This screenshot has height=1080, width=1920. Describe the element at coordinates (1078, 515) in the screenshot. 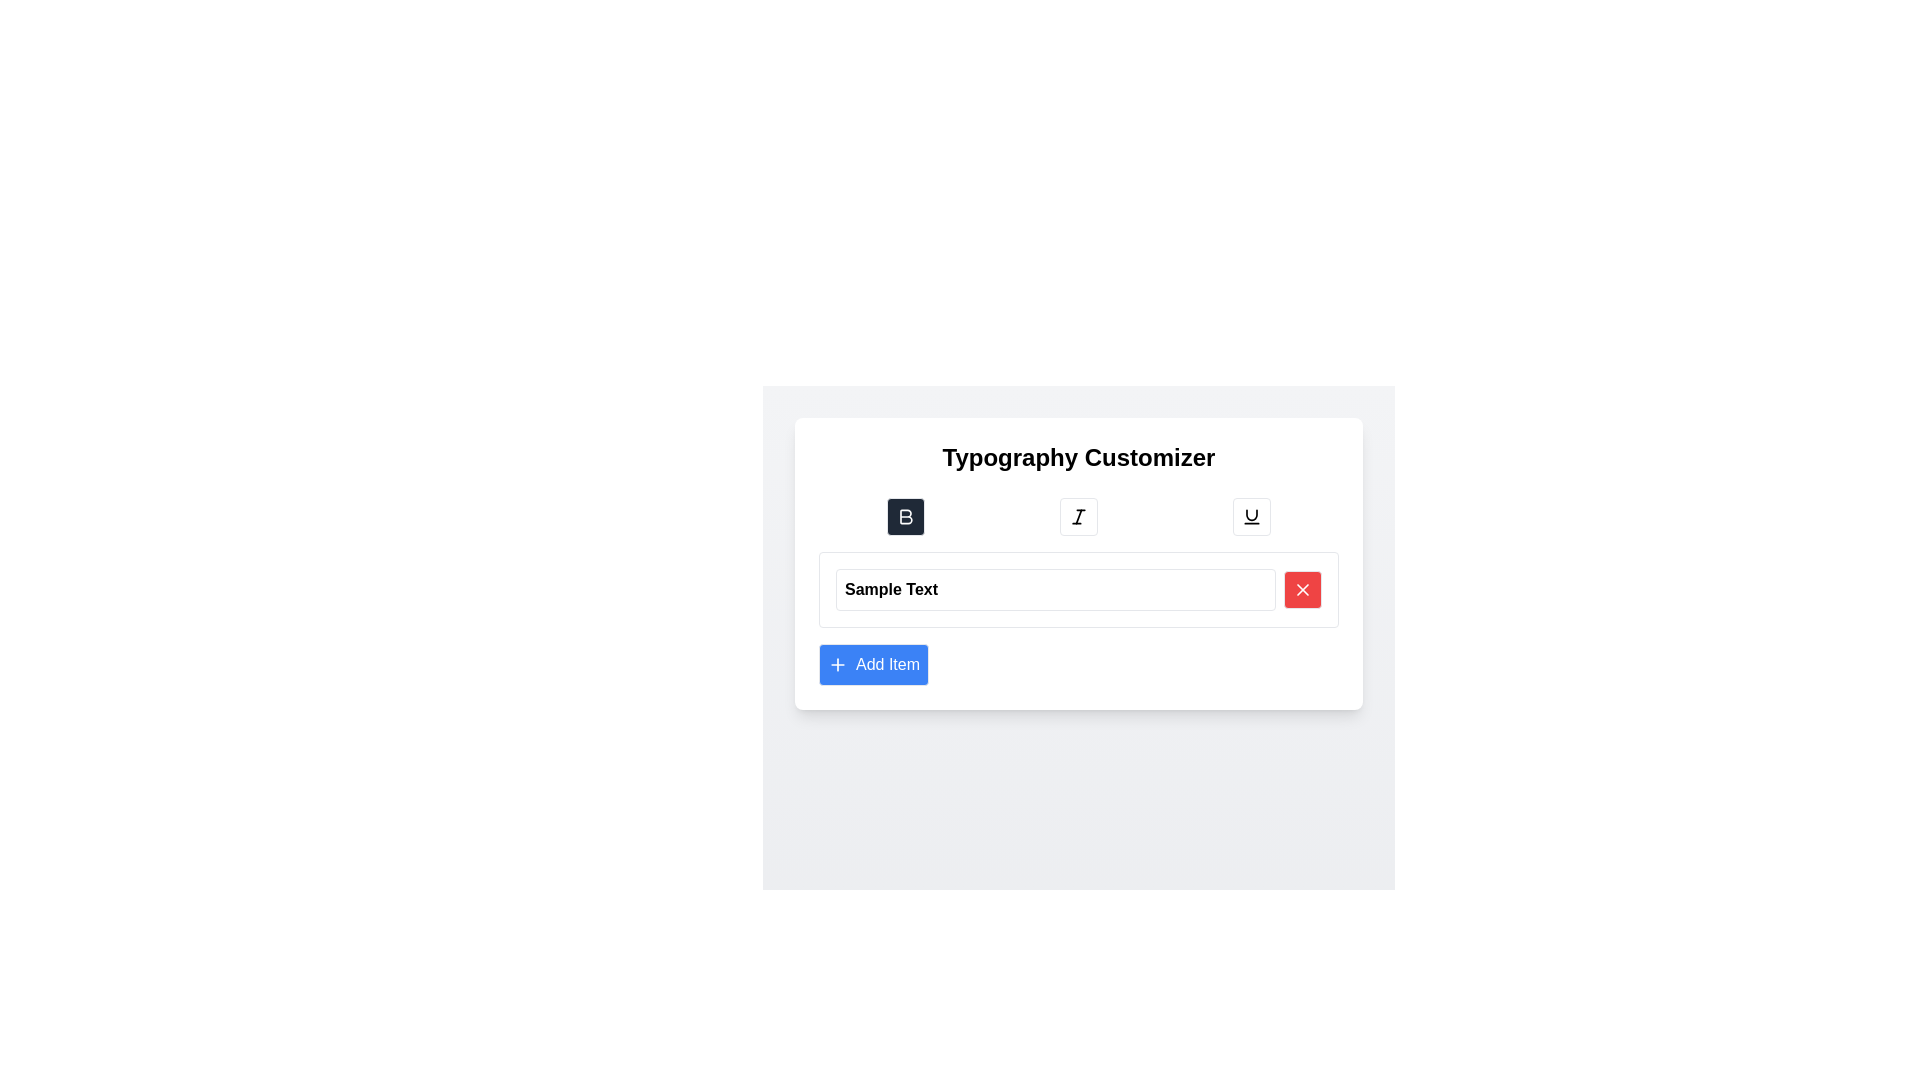

I see `the rounded rectangular button with an italicized 'I' icon` at that location.